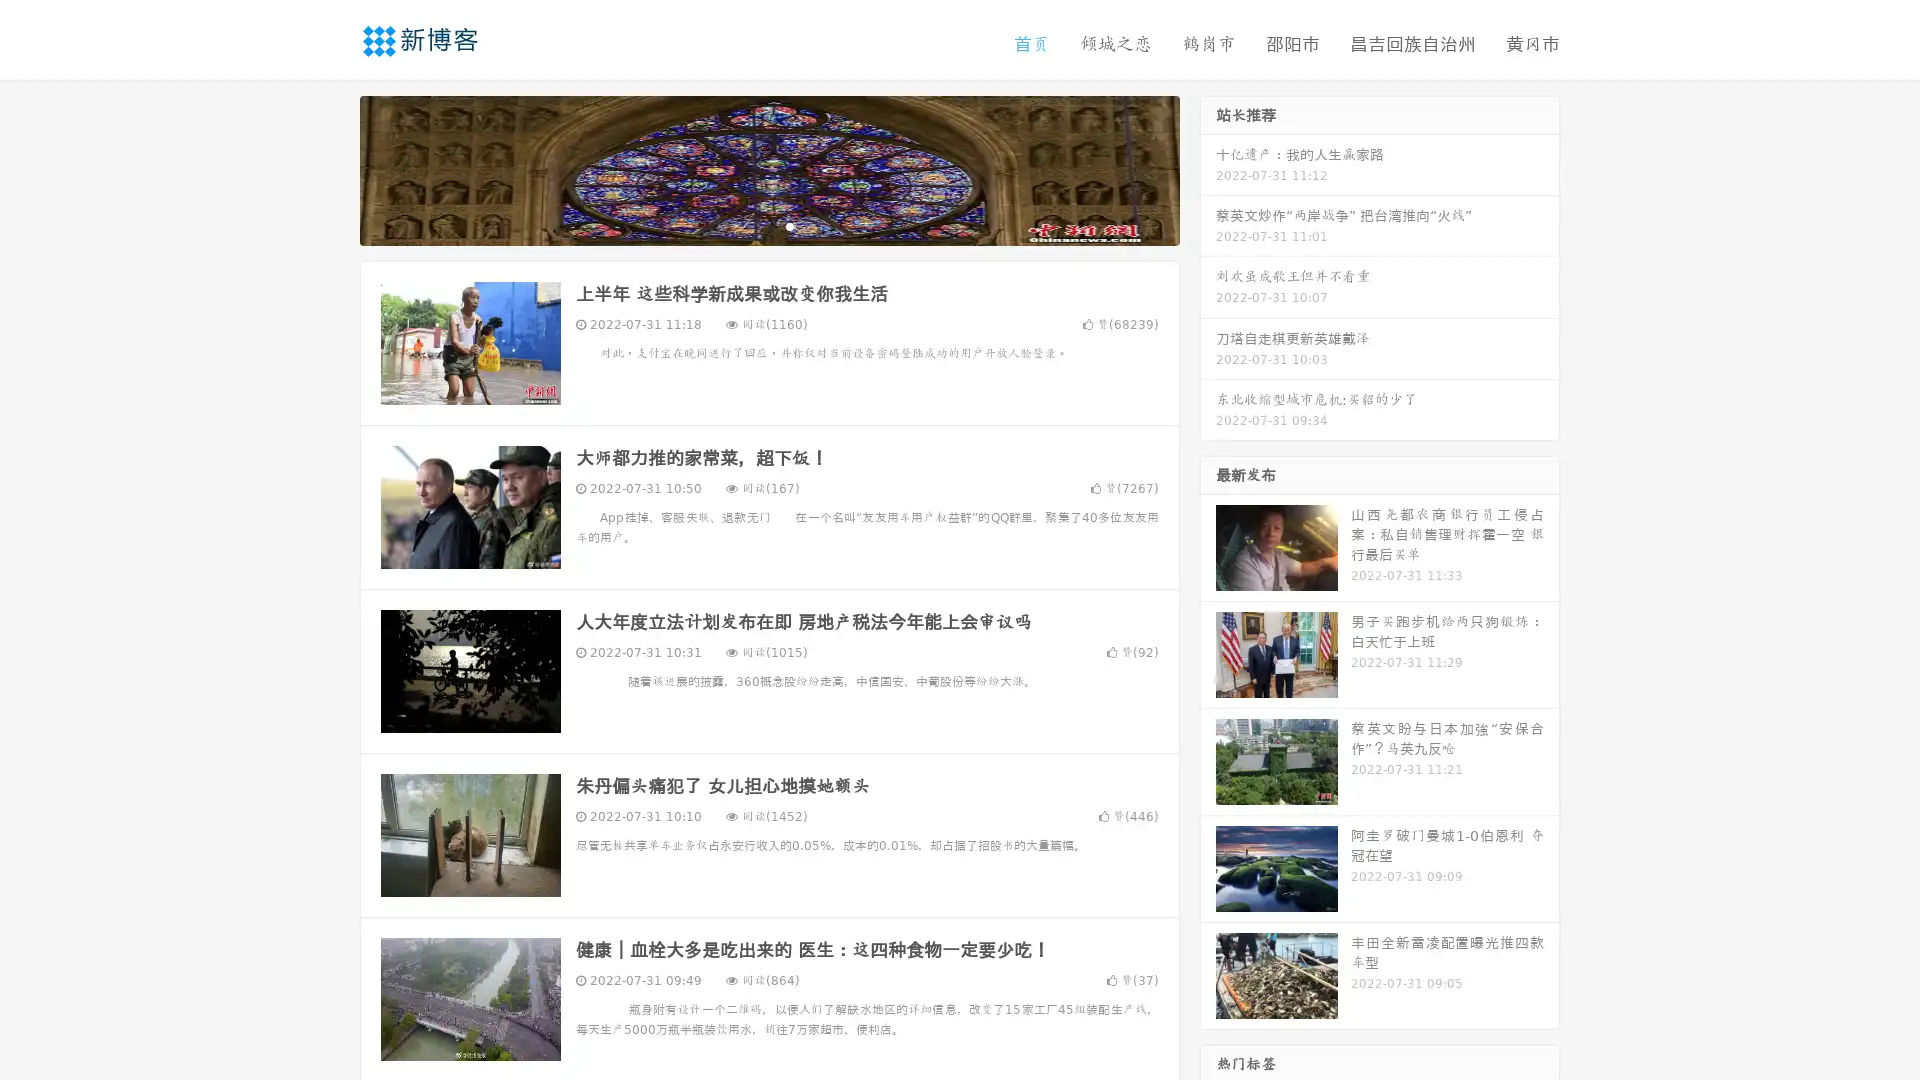  Describe the element at coordinates (789, 225) in the screenshot. I see `Go to slide 3` at that location.